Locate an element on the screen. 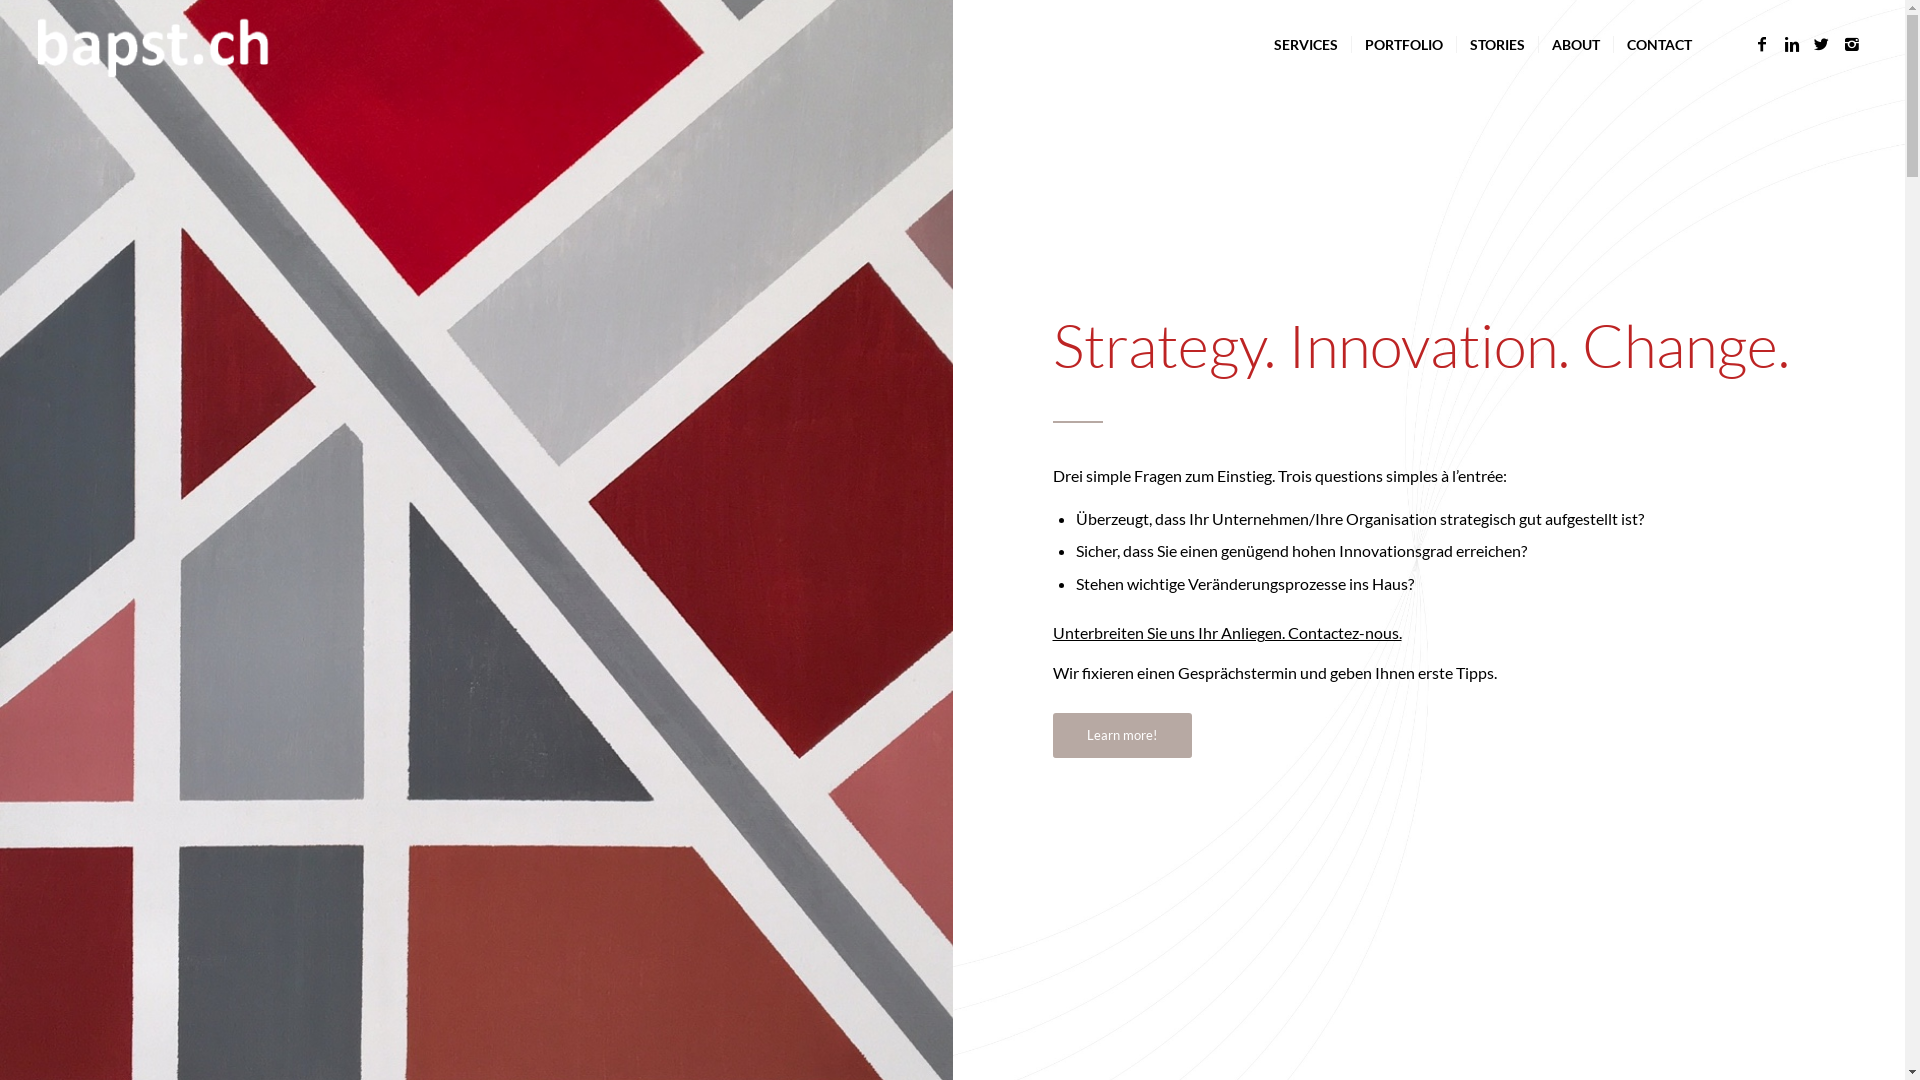  'SERVICES' is located at coordinates (1305, 45).